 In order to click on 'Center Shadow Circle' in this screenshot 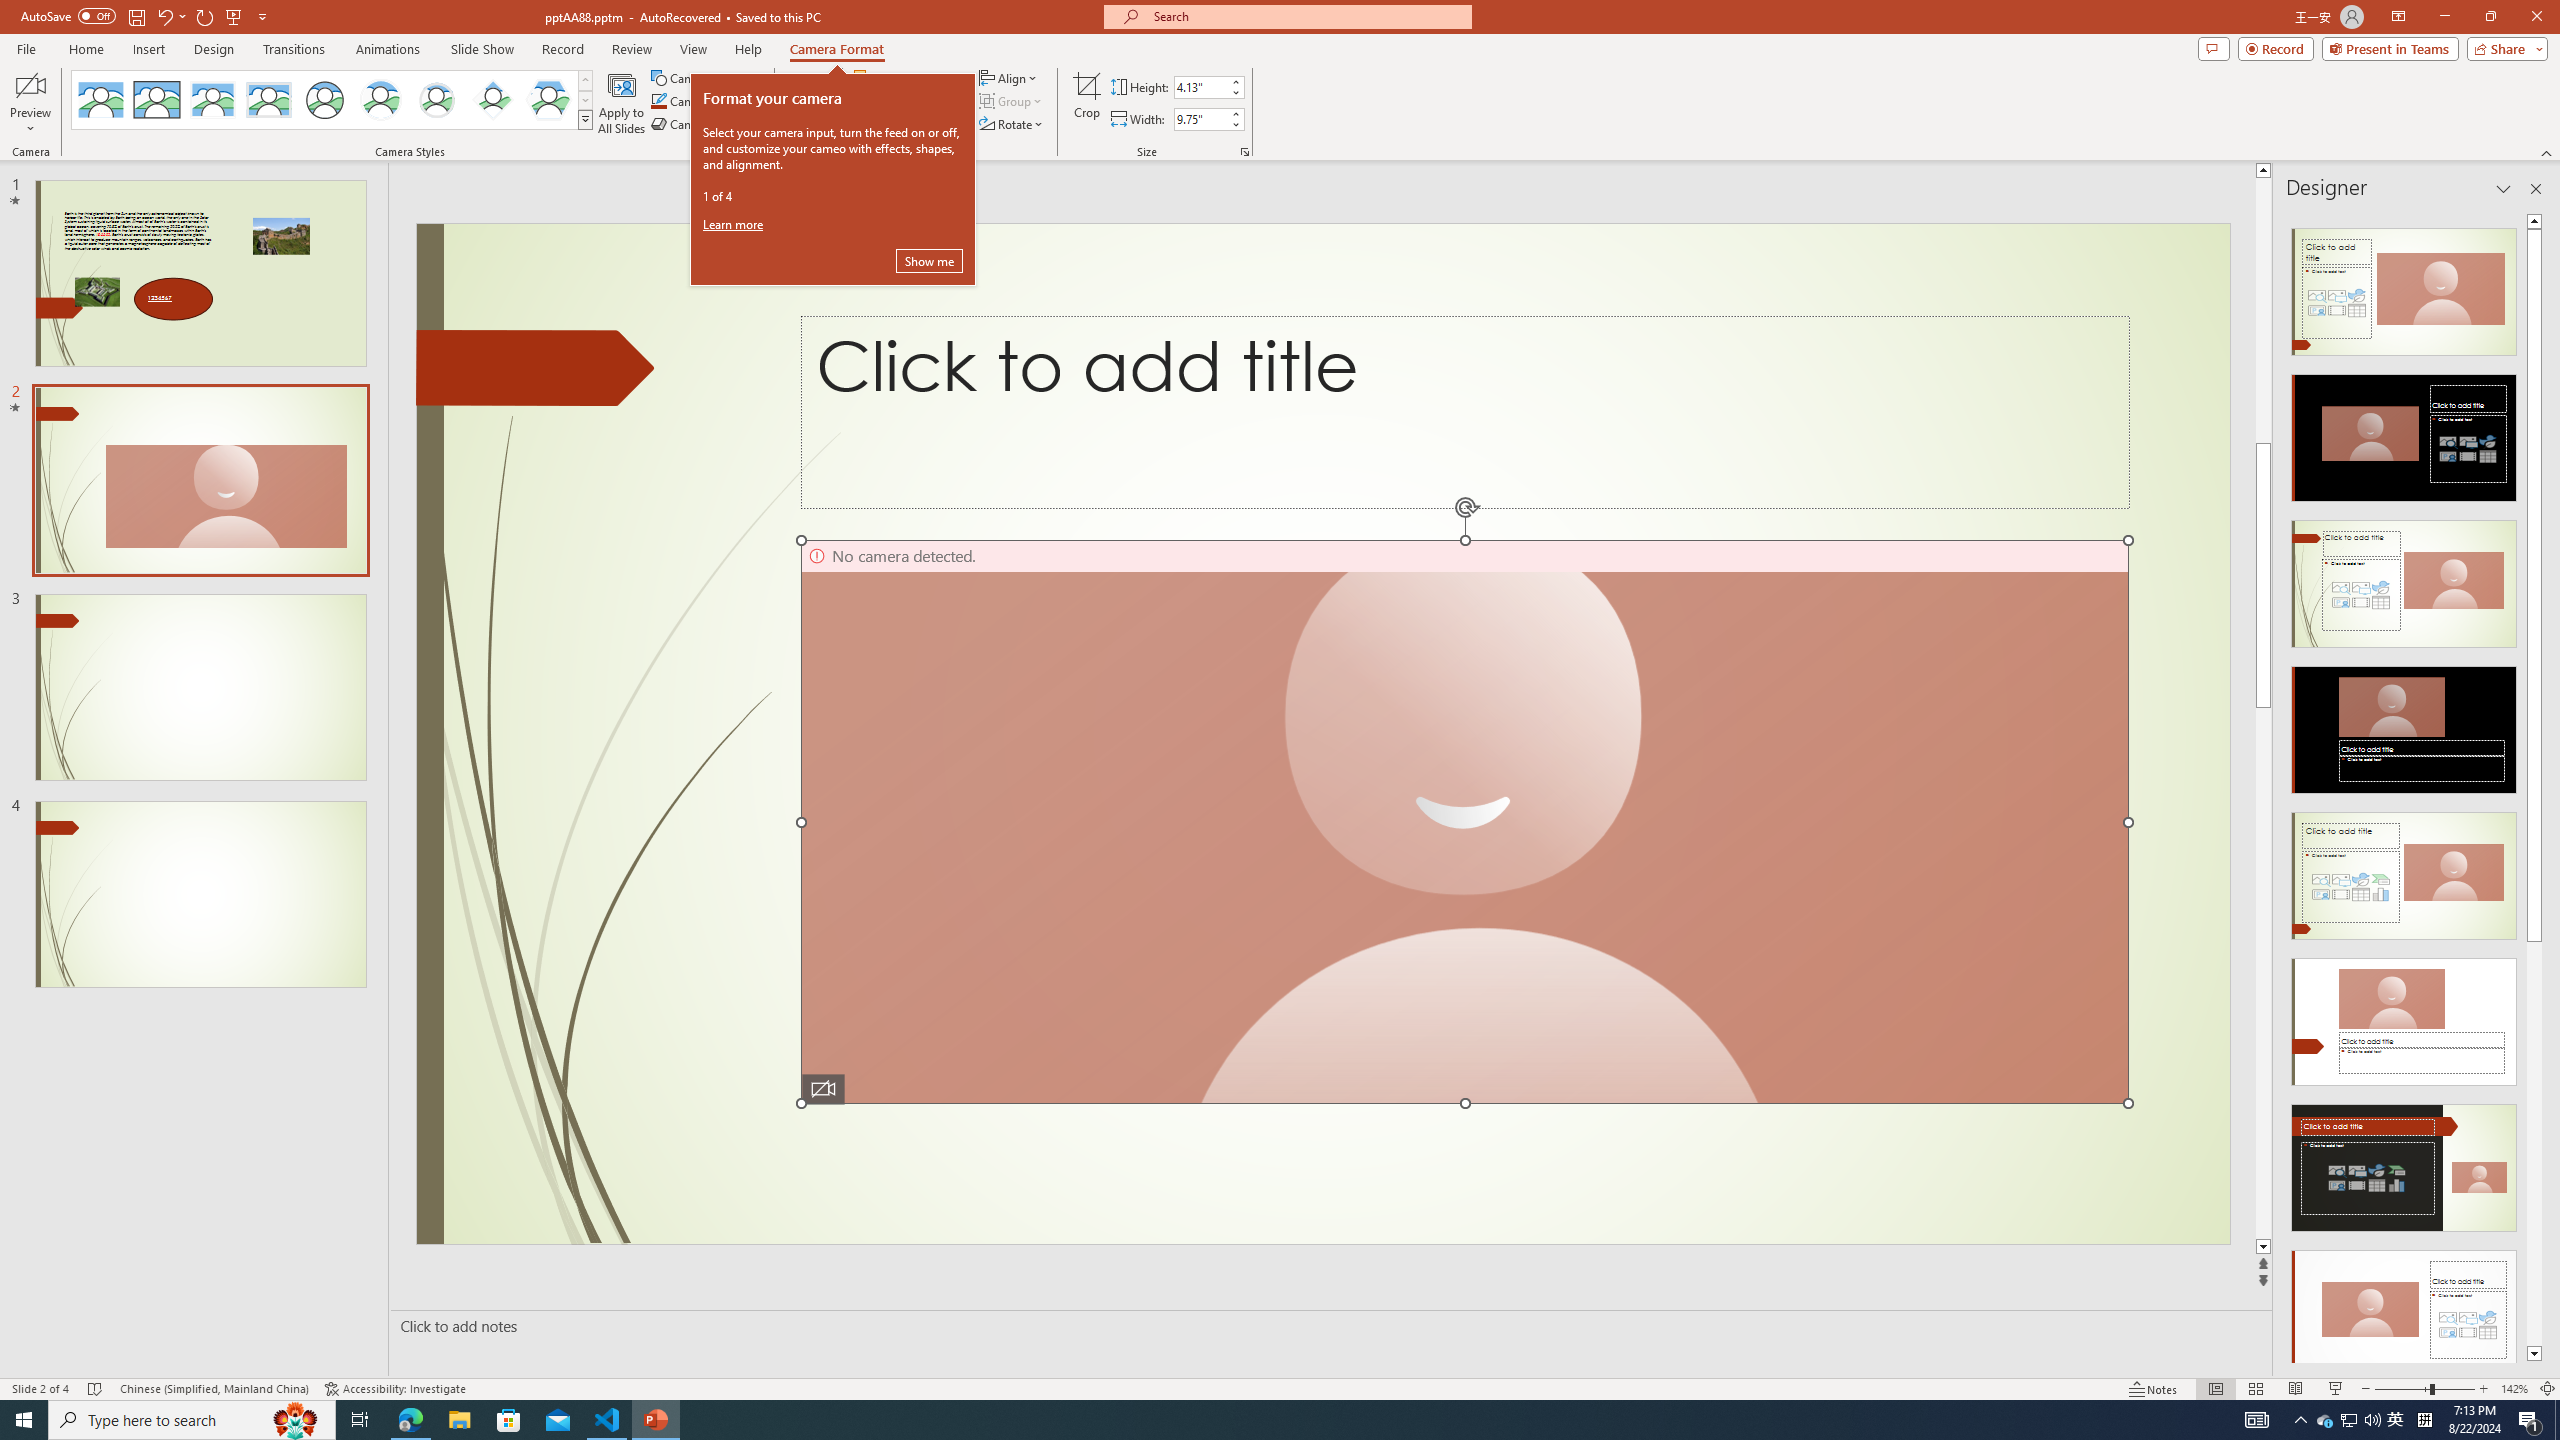, I will do `click(380, 99)`.